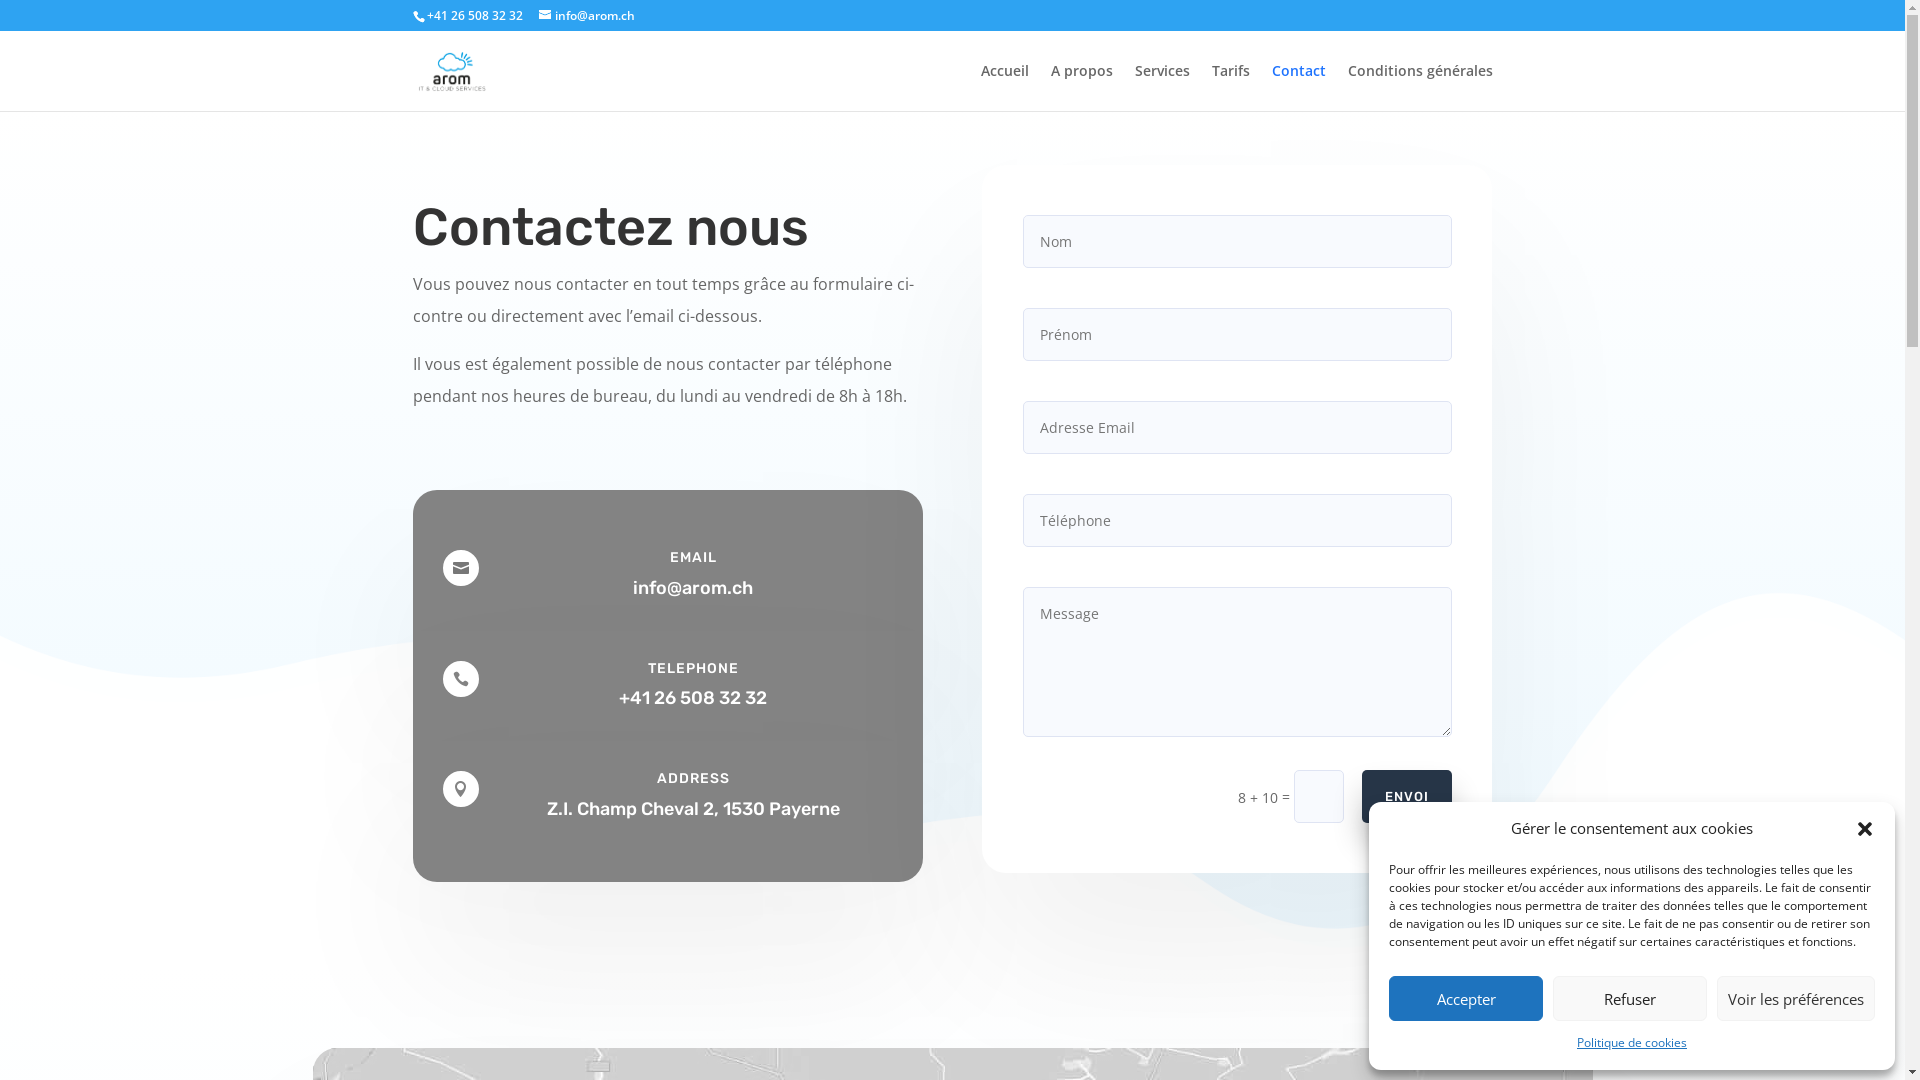 This screenshot has width=1920, height=1080. What do you see at coordinates (1405, 795) in the screenshot?
I see `'ENVOI'` at bounding box center [1405, 795].